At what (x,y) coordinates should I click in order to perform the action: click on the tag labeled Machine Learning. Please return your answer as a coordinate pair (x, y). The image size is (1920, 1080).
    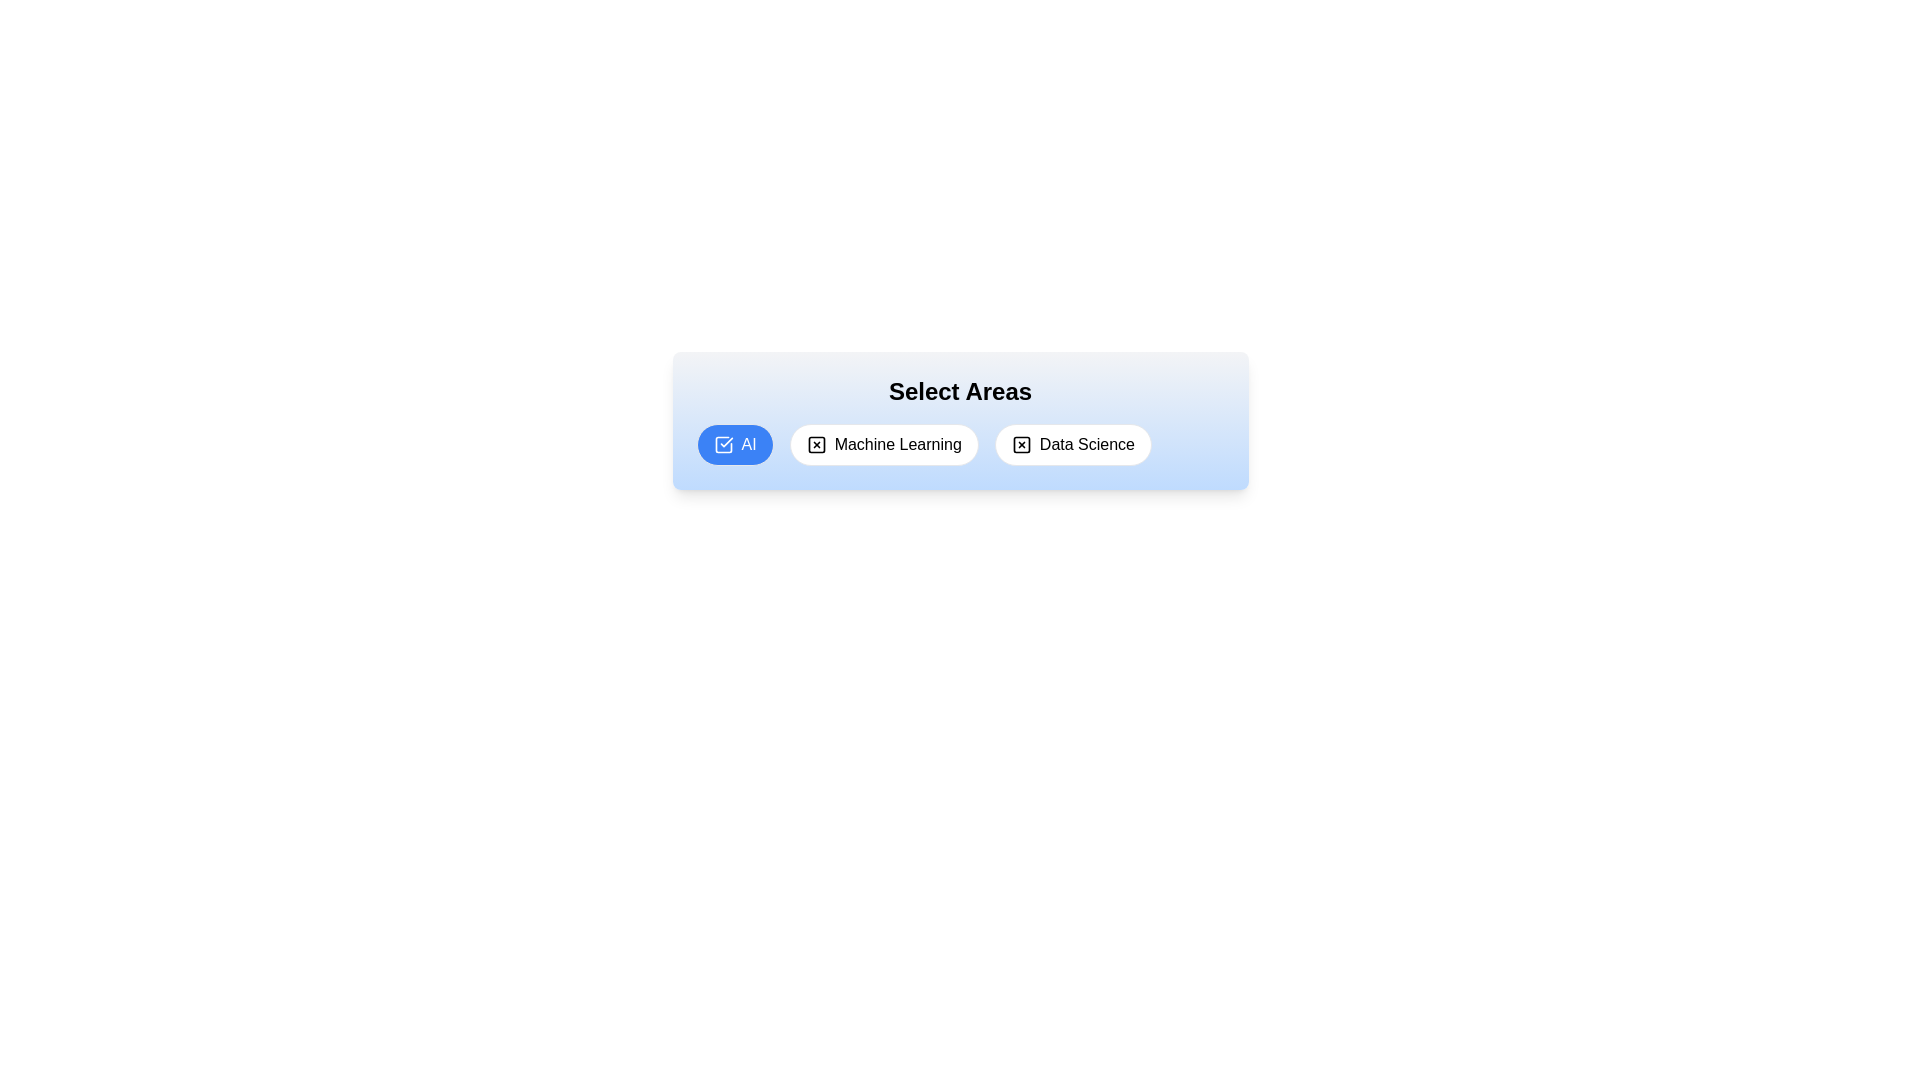
    Looking at the image, I should click on (883, 443).